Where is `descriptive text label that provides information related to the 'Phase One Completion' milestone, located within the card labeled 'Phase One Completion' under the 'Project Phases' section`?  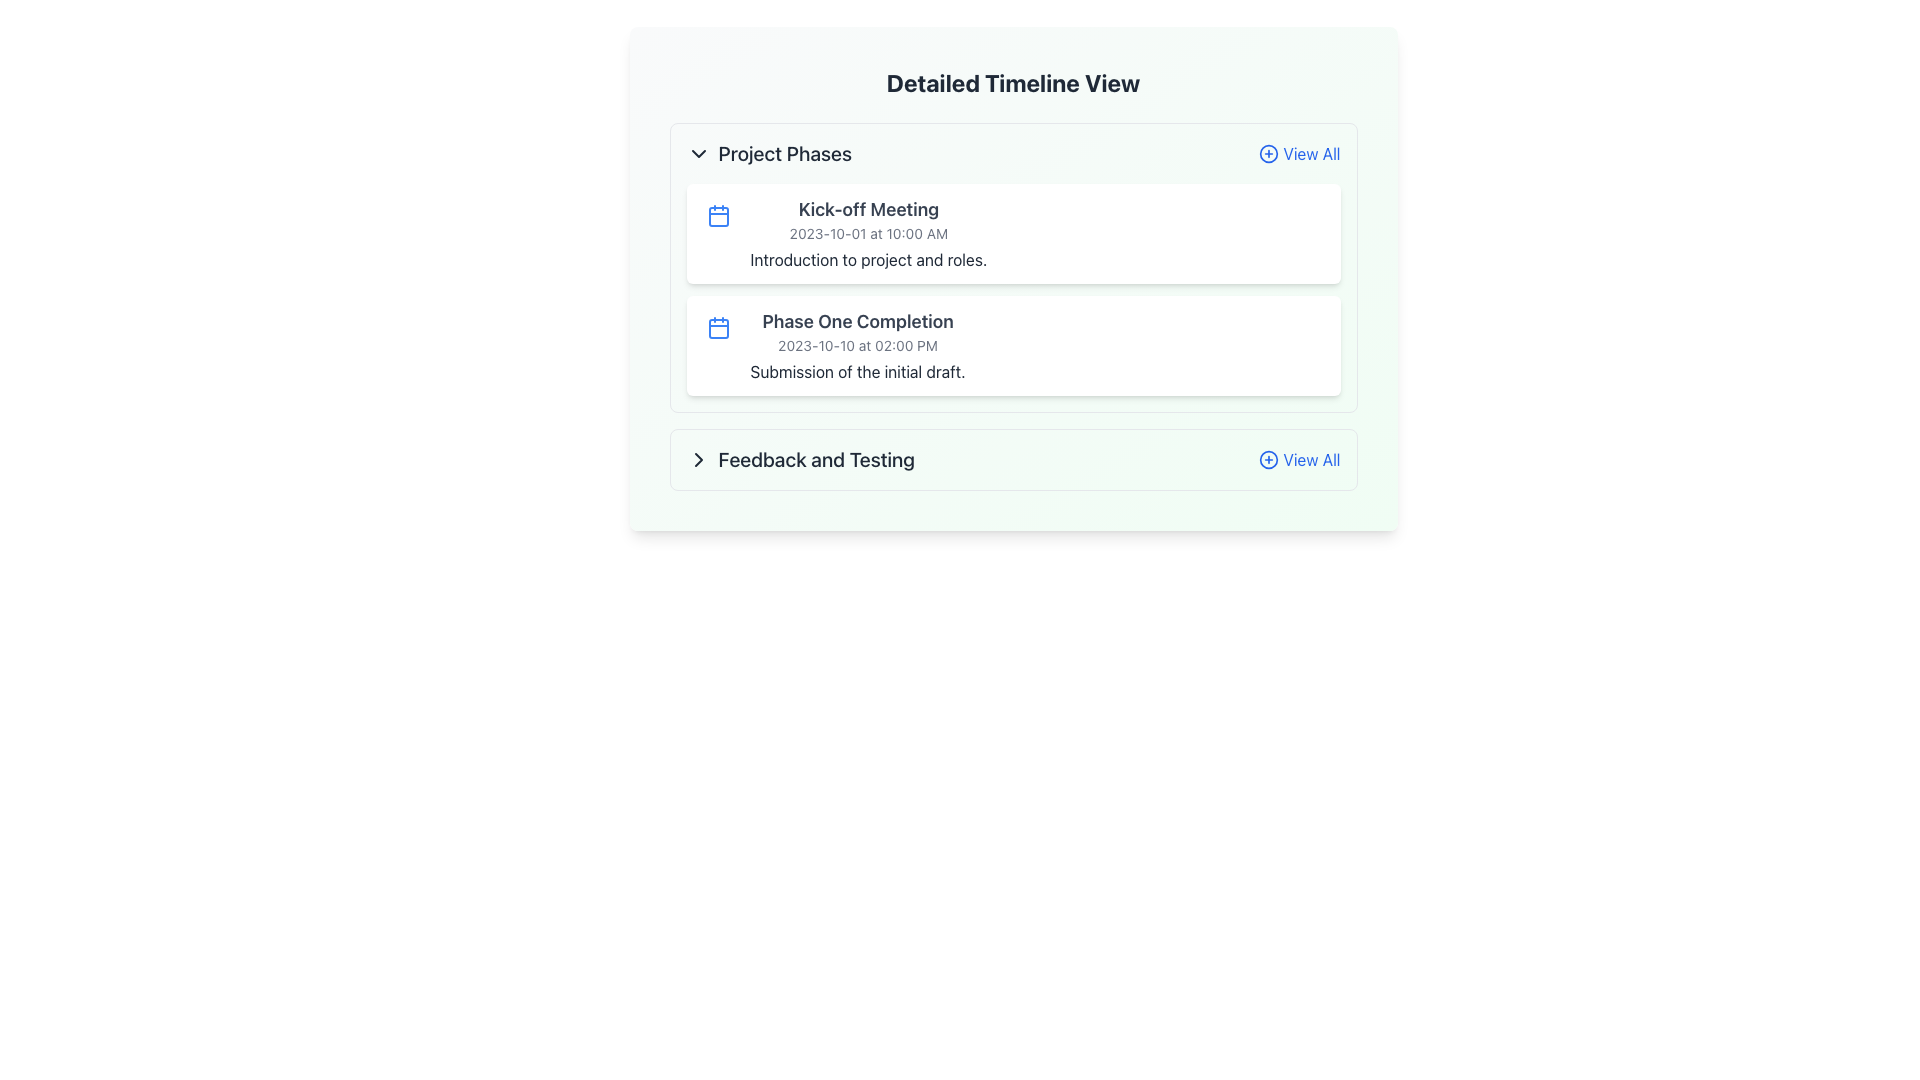
descriptive text label that provides information related to the 'Phase One Completion' milestone, located within the card labeled 'Phase One Completion' under the 'Project Phases' section is located at coordinates (858, 371).